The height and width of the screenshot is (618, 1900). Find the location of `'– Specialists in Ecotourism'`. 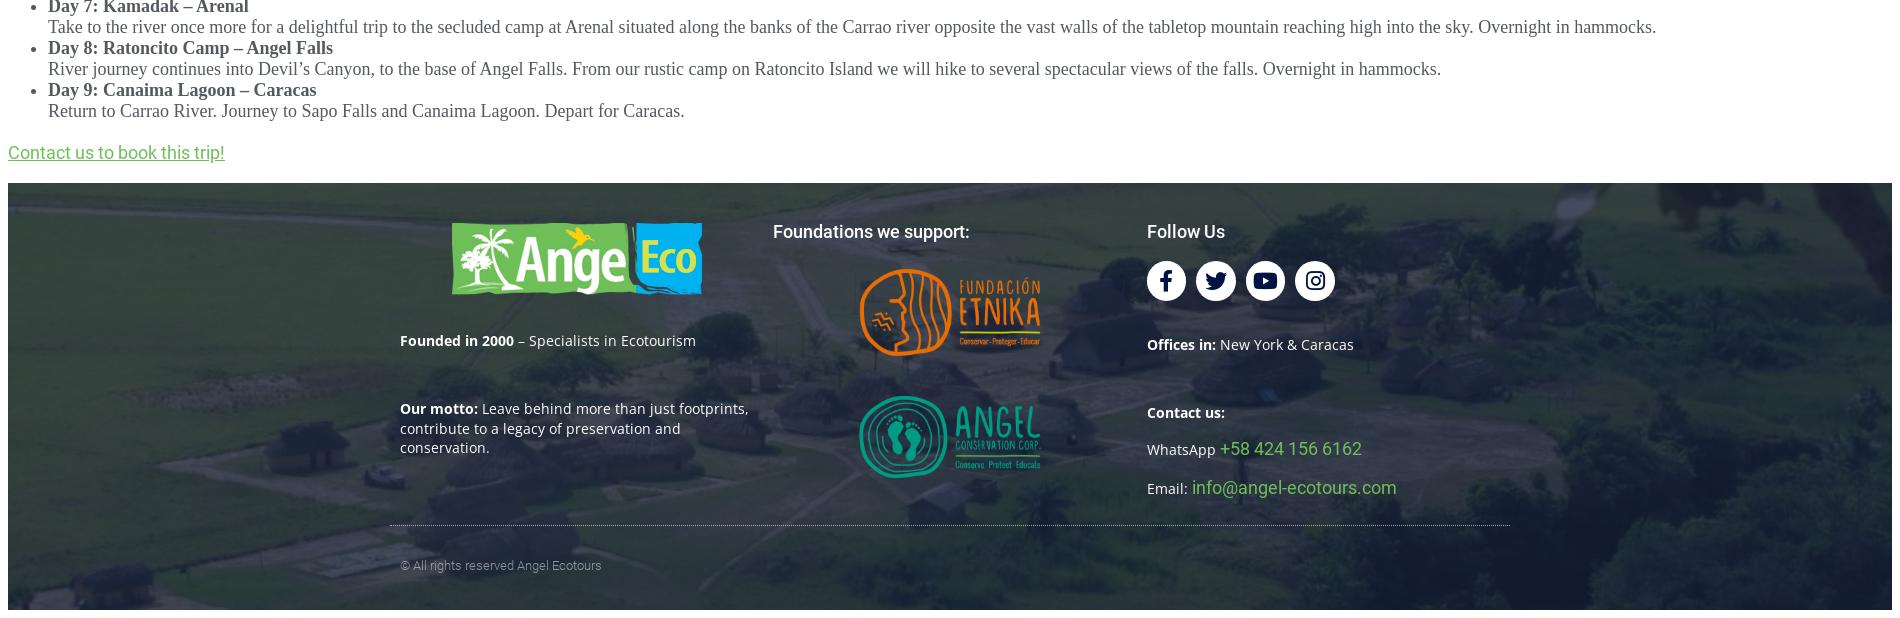

'– Specialists in Ecotourism' is located at coordinates (604, 339).